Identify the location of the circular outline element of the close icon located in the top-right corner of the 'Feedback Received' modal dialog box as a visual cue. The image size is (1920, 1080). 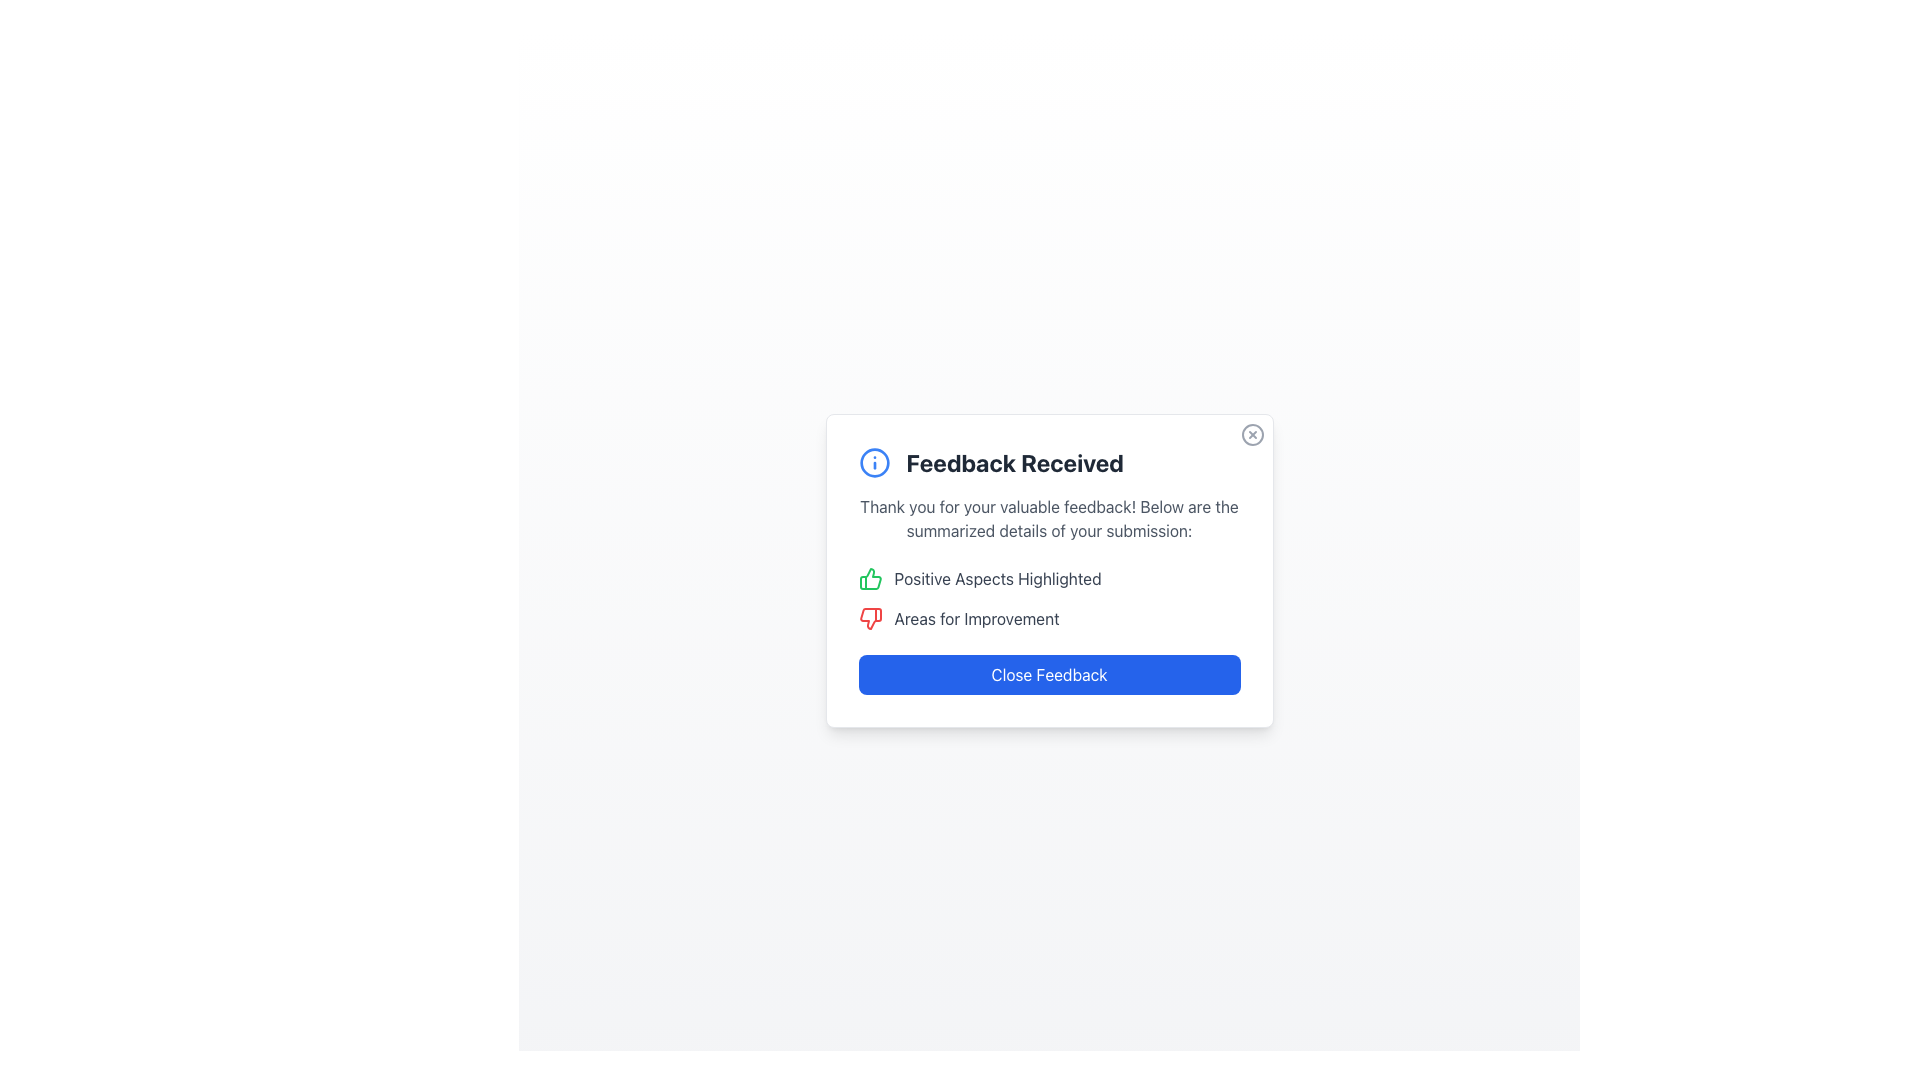
(1251, 434).